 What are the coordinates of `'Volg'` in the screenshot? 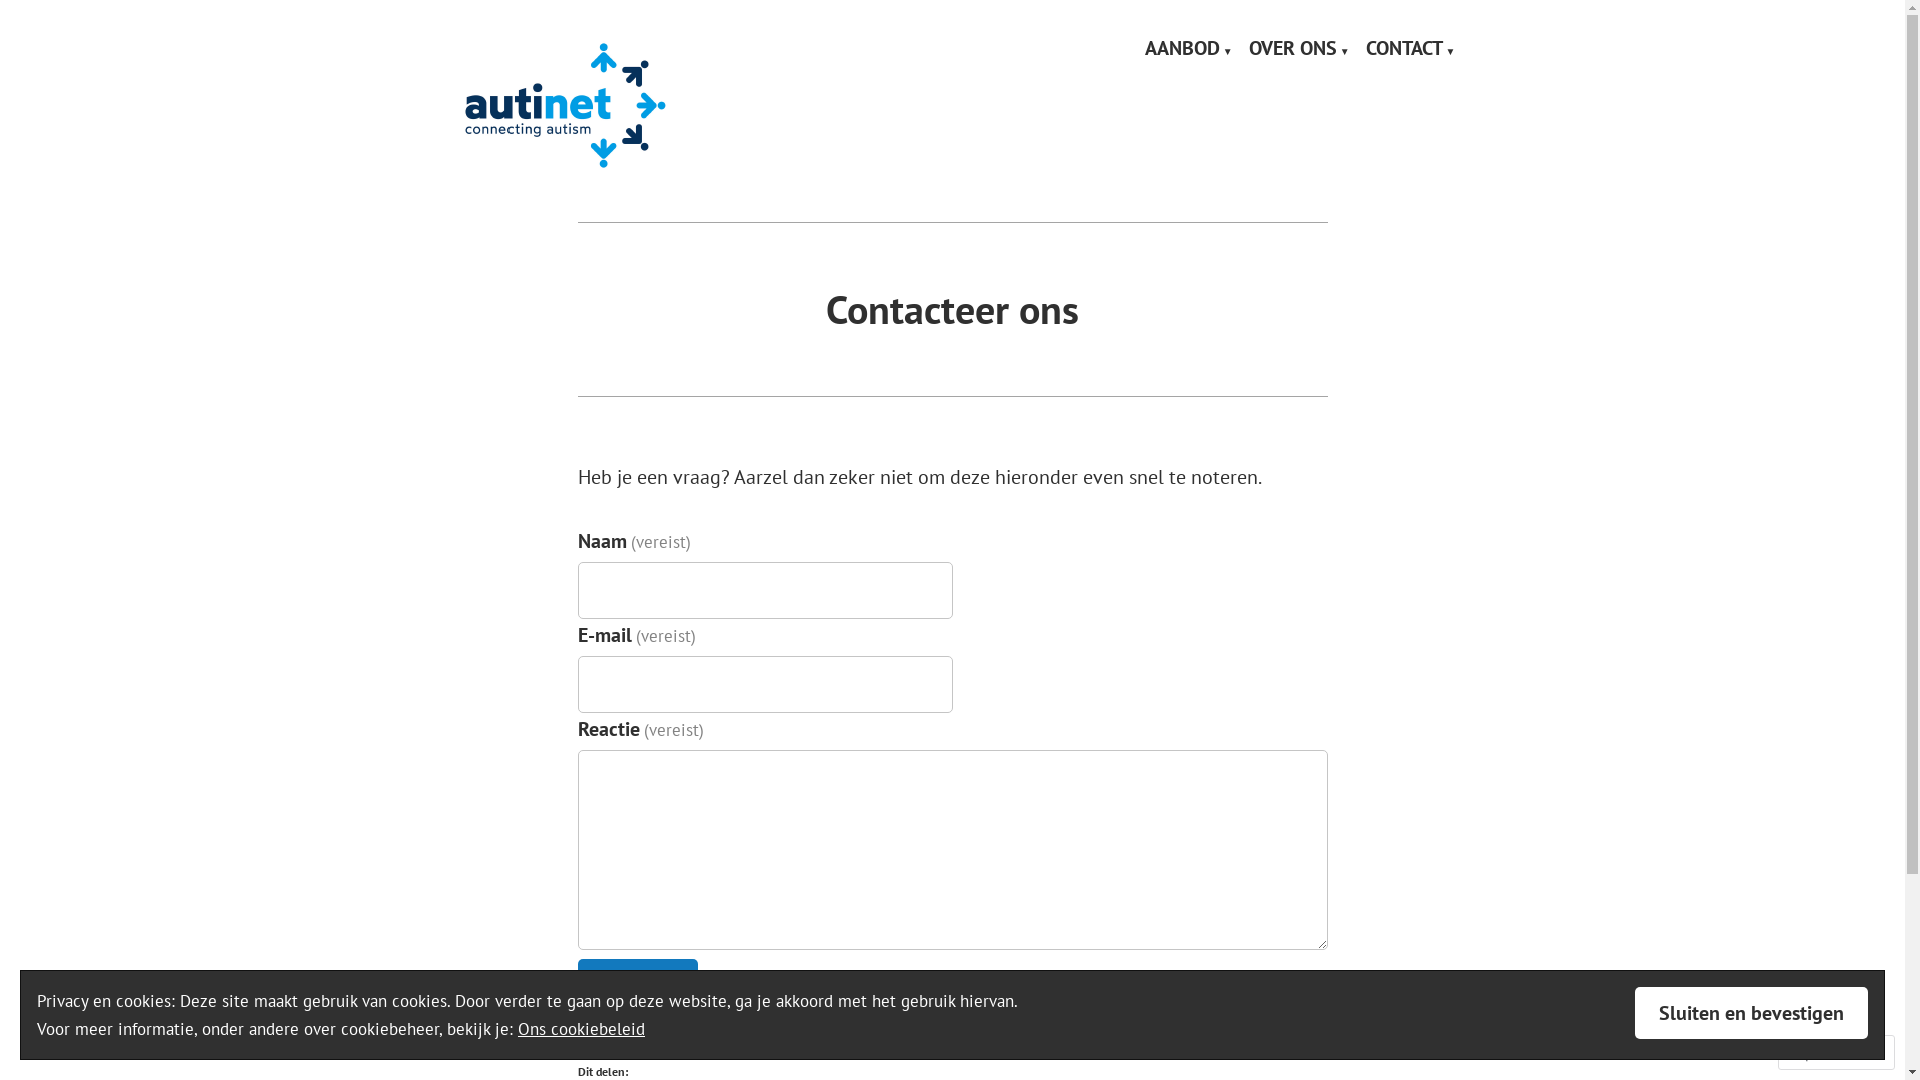 It's located at (1785, 1051).